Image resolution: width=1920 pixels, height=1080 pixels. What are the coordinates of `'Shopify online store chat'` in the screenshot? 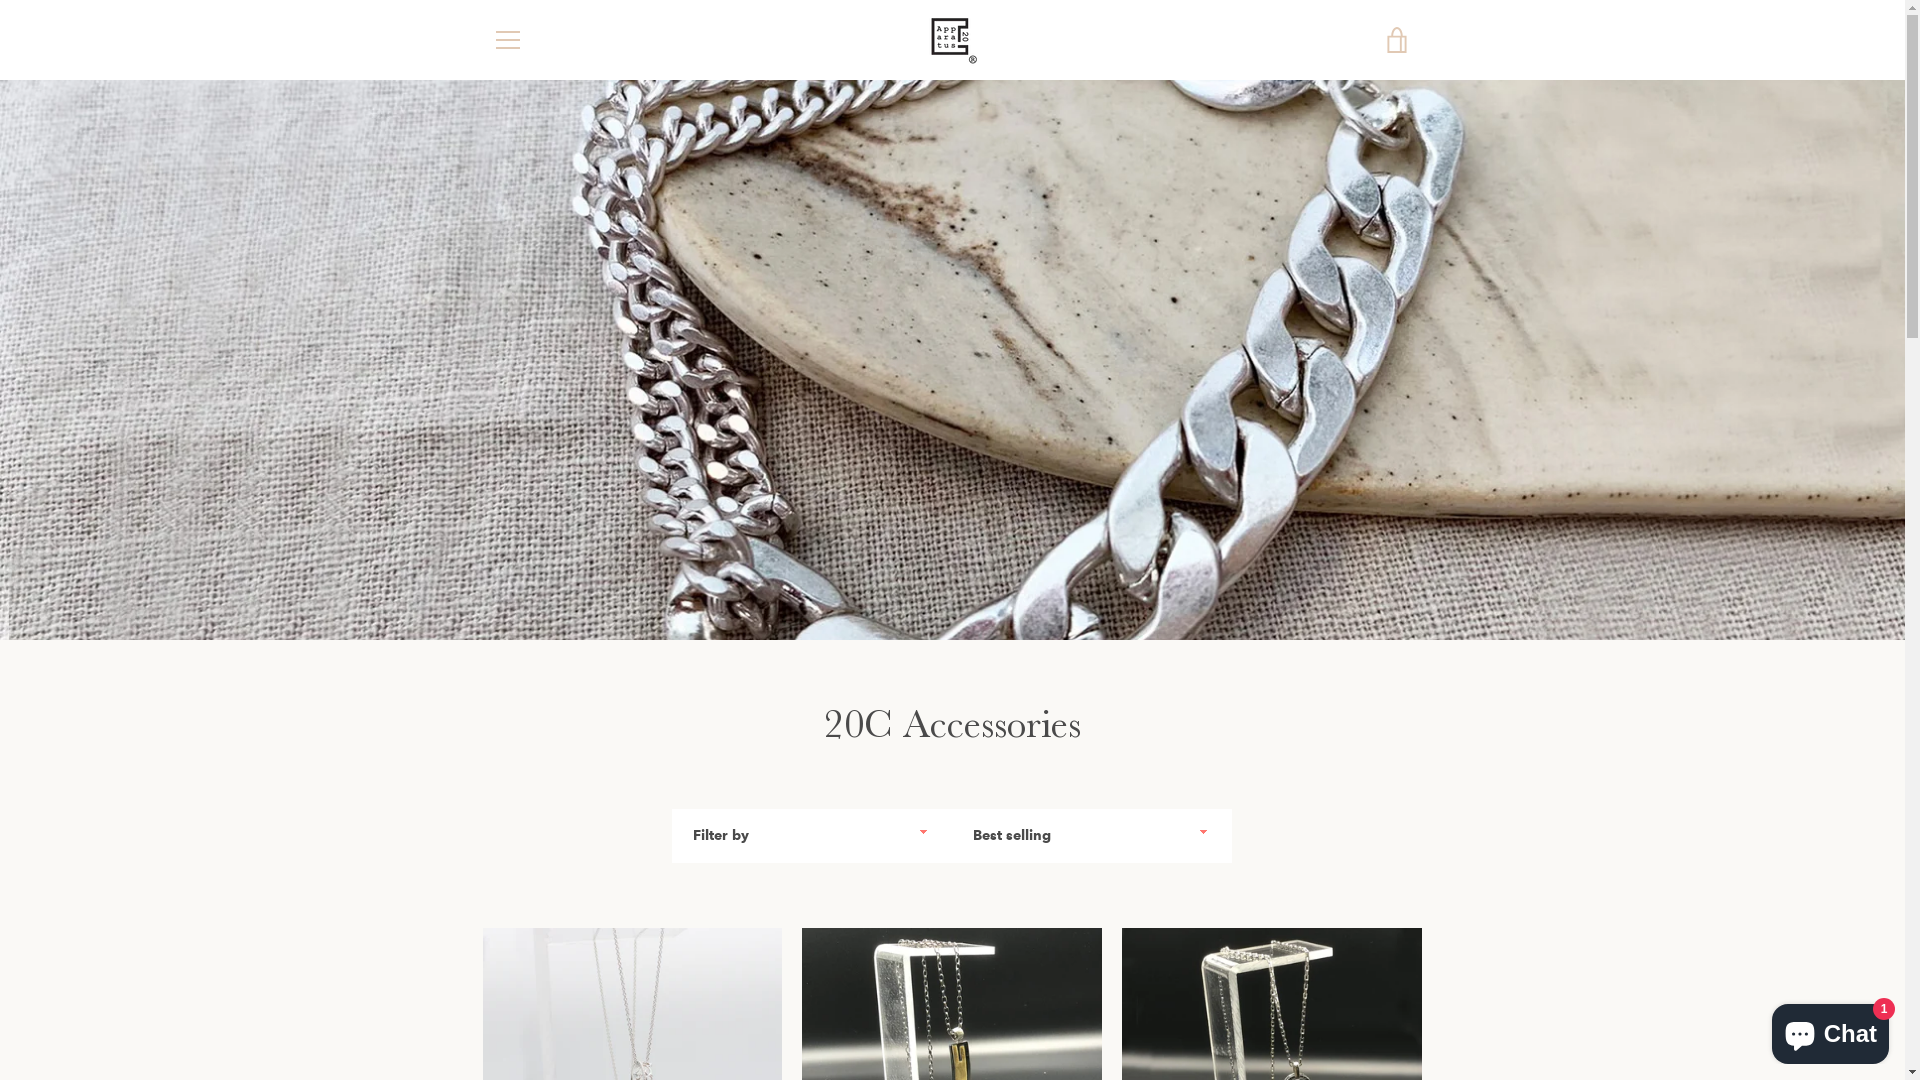 It's located at (1830, 1029).